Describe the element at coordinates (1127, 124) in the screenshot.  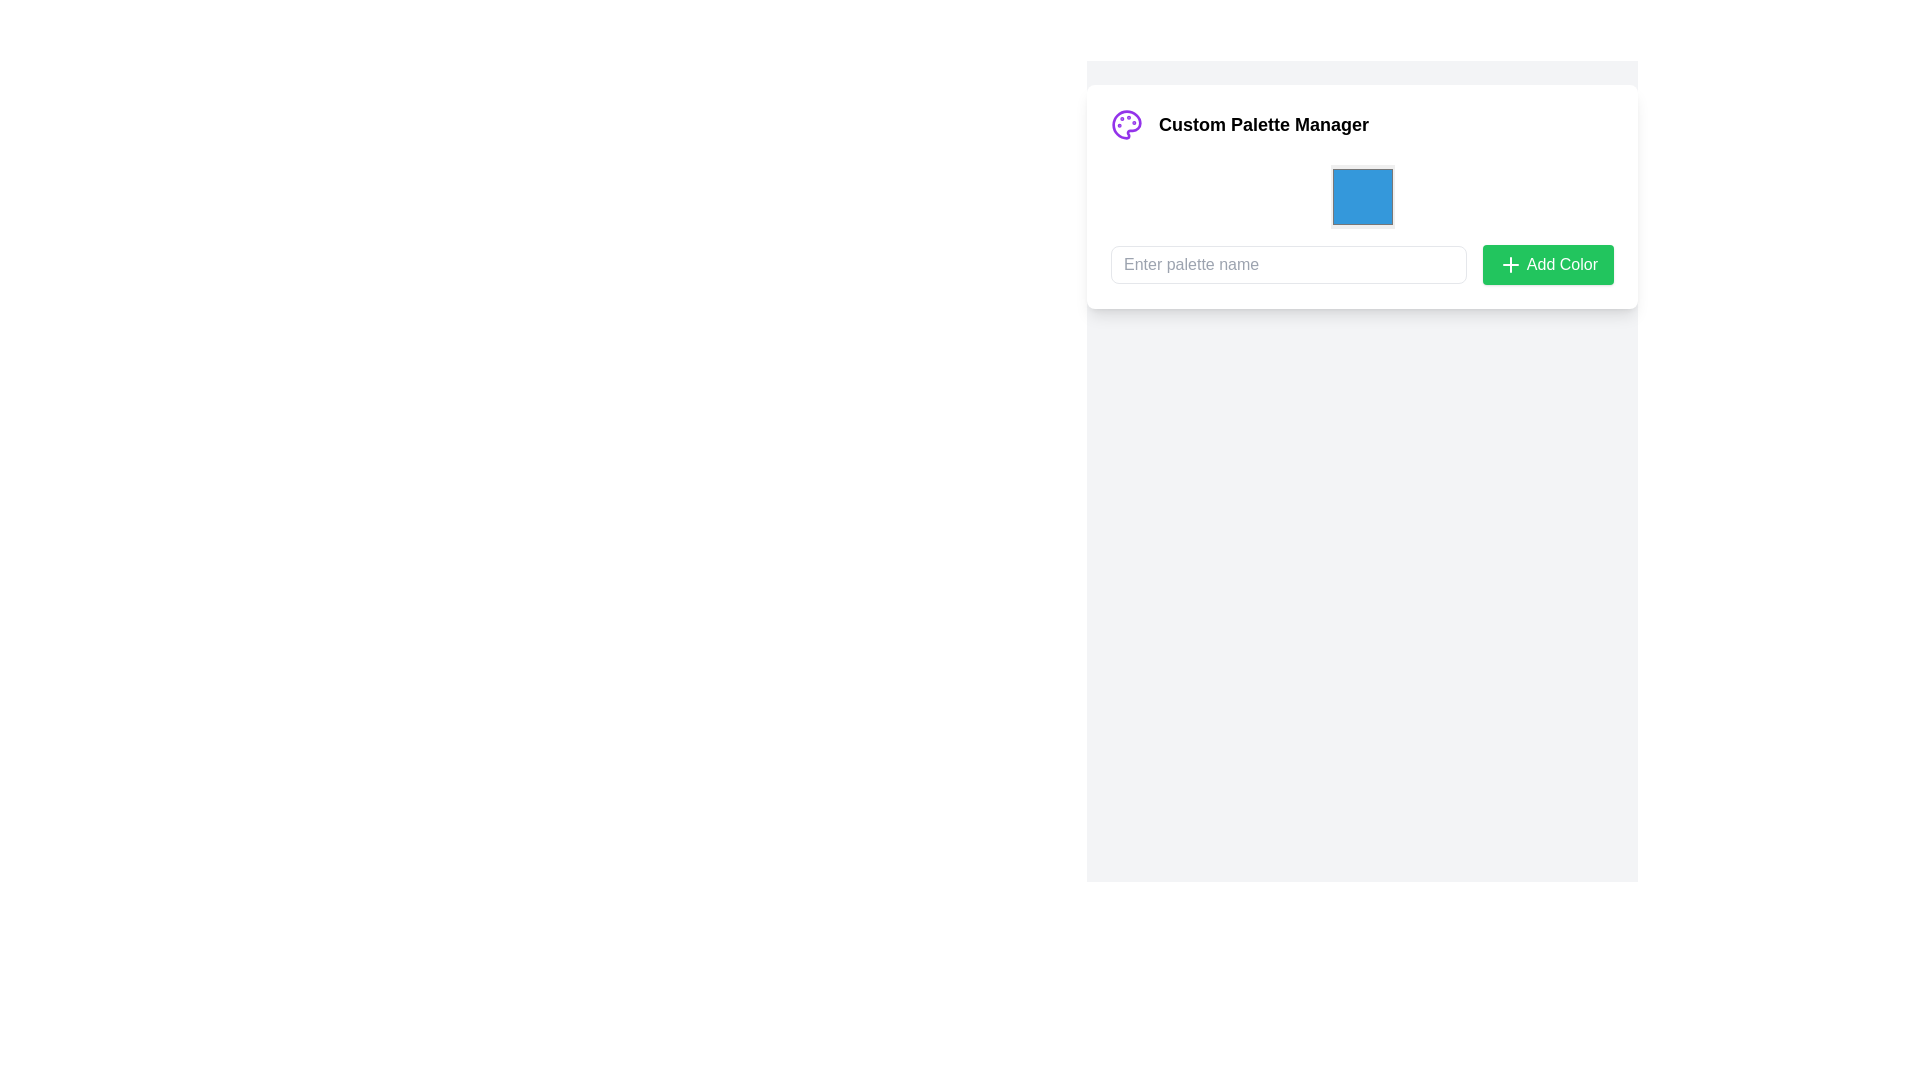
I see `the decorative icon for the Custom Palette Manager section, which is the first item in a horizontal arrangement next to the section title` at that location.